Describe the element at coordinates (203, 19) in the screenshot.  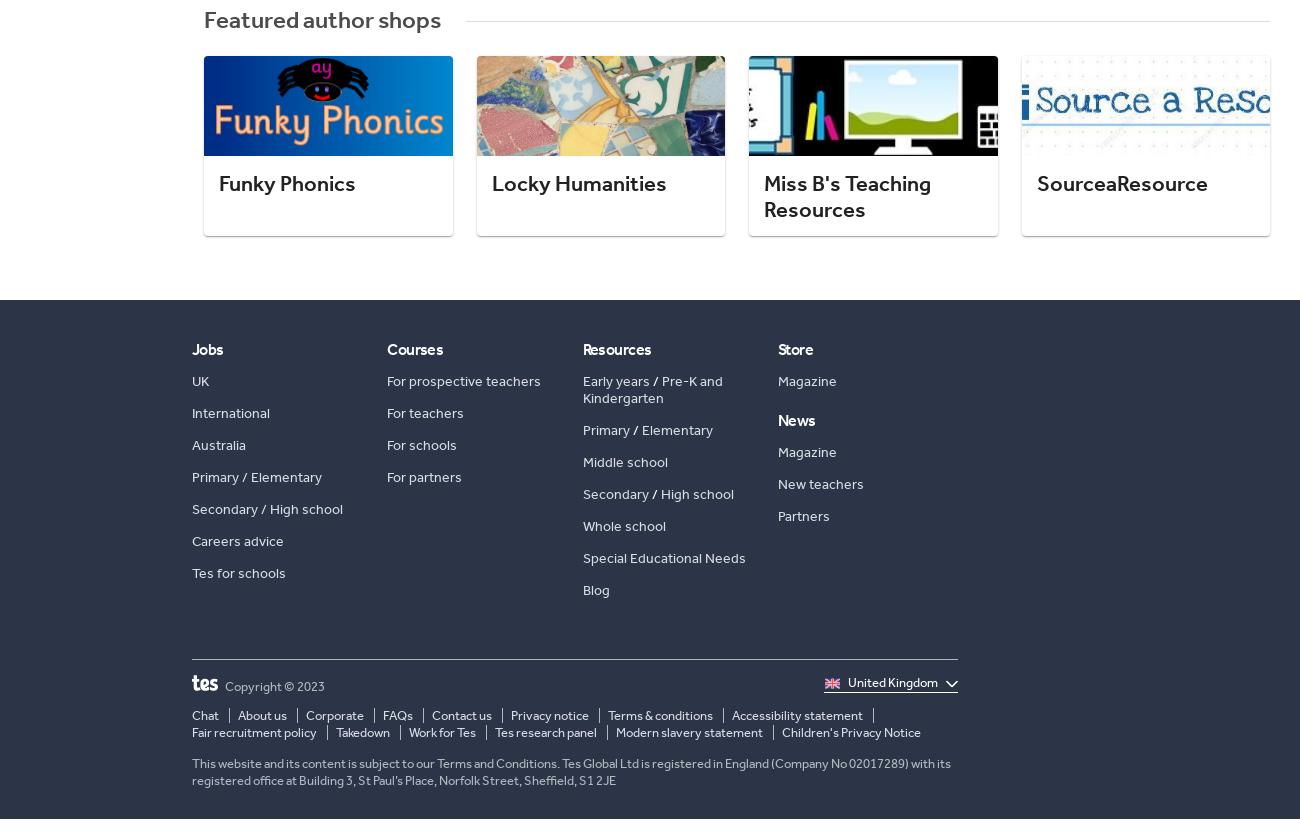
I see `'Featured author shops'` at that location.